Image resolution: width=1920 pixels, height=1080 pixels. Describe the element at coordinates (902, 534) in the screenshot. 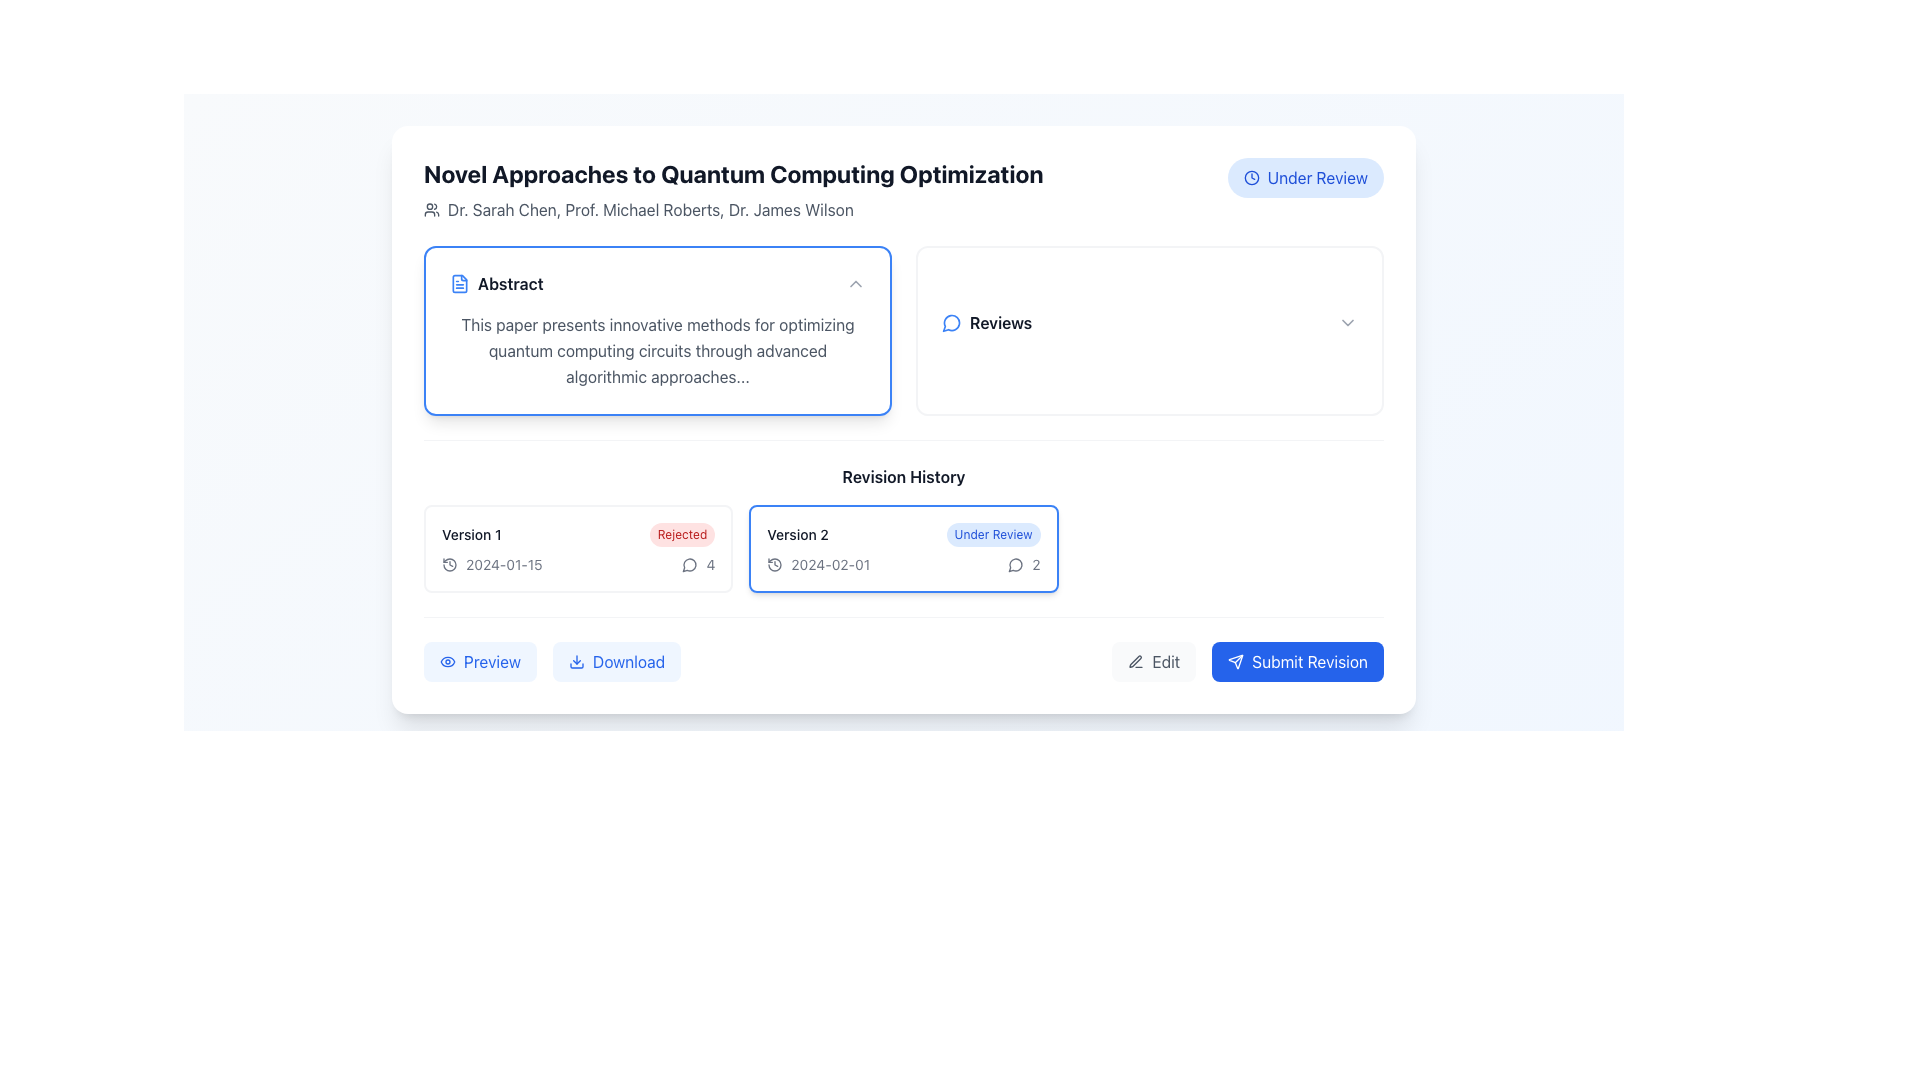

I see `textual header element displaying 'Version 2' in the second revision block under the 'Revision History' section` at that location.